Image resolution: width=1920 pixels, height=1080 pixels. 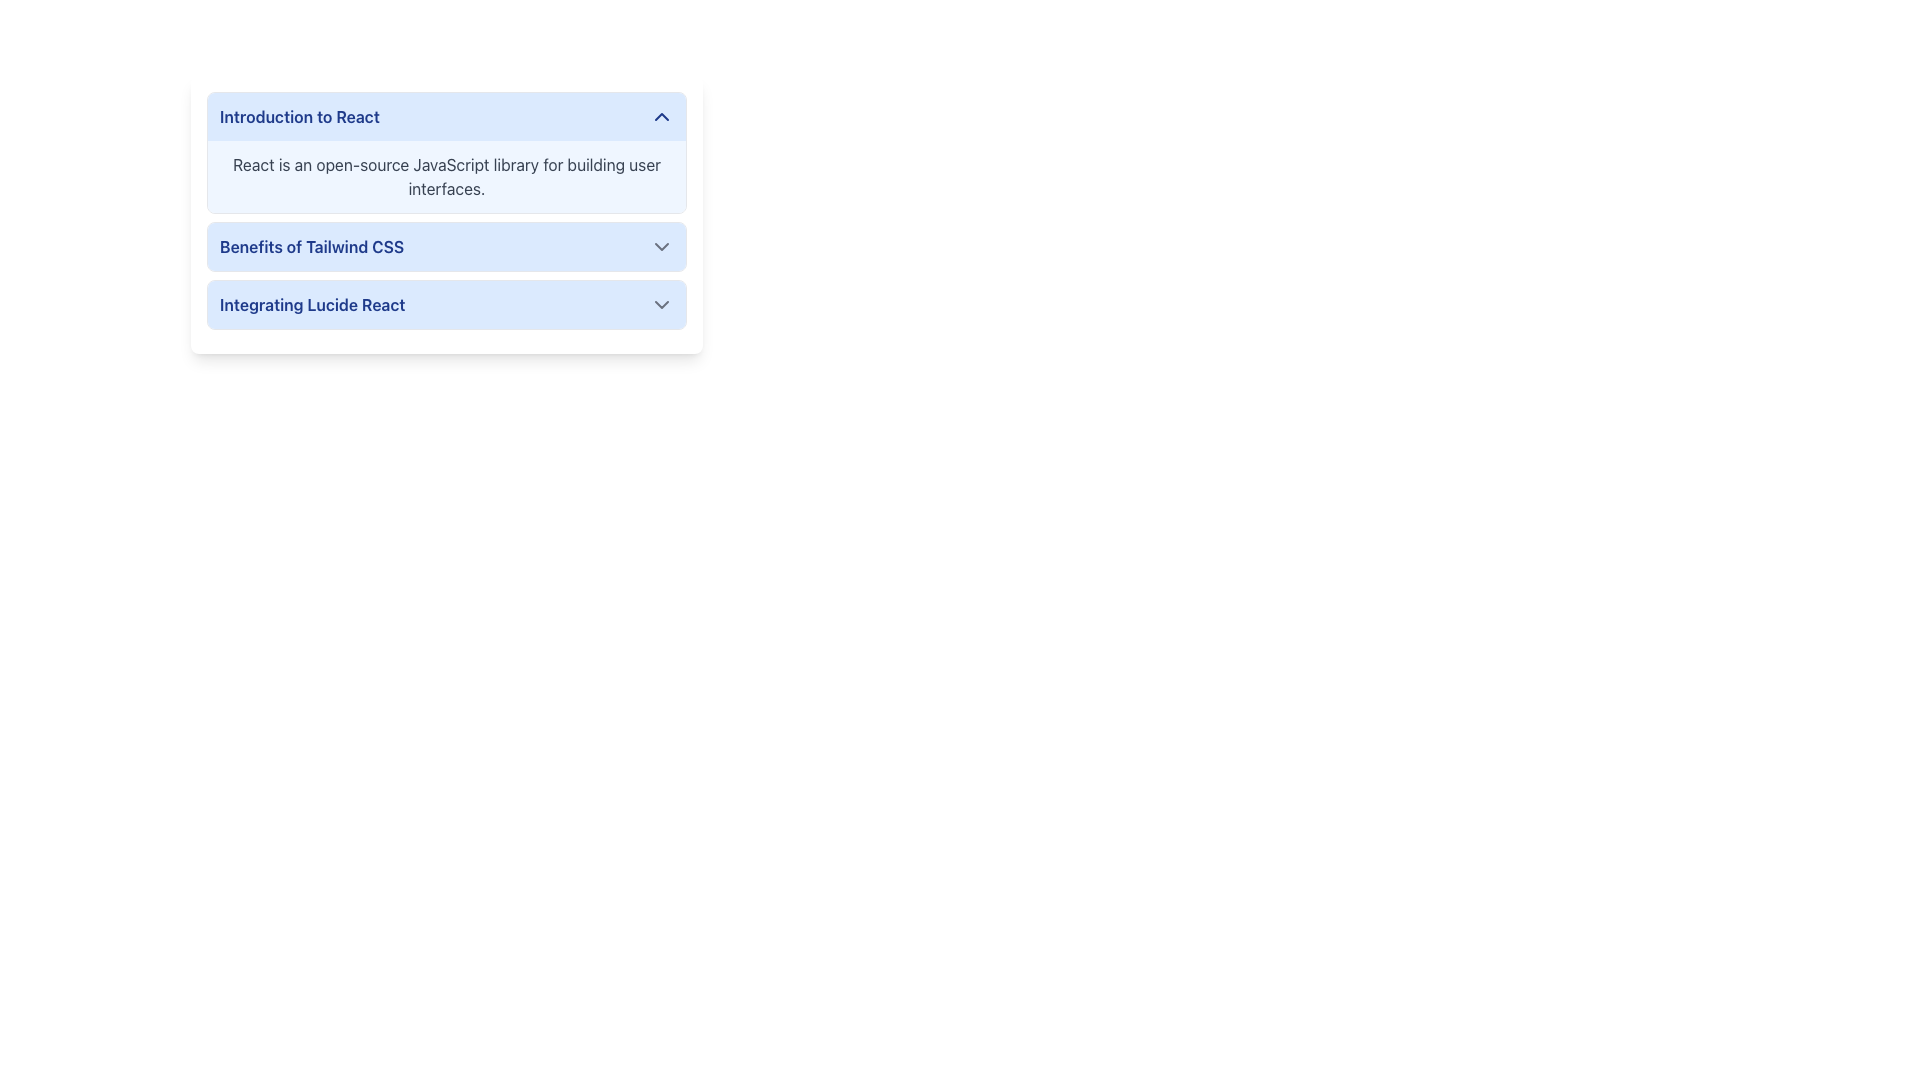 What do you see at coordinates (445, 176) in the screenshot?
I see `the static text block displaying 'React is an open-source JavaScript library for building user interfaces.' which is located below the title 'Introduction to React'` at bounding box center [445, 176].